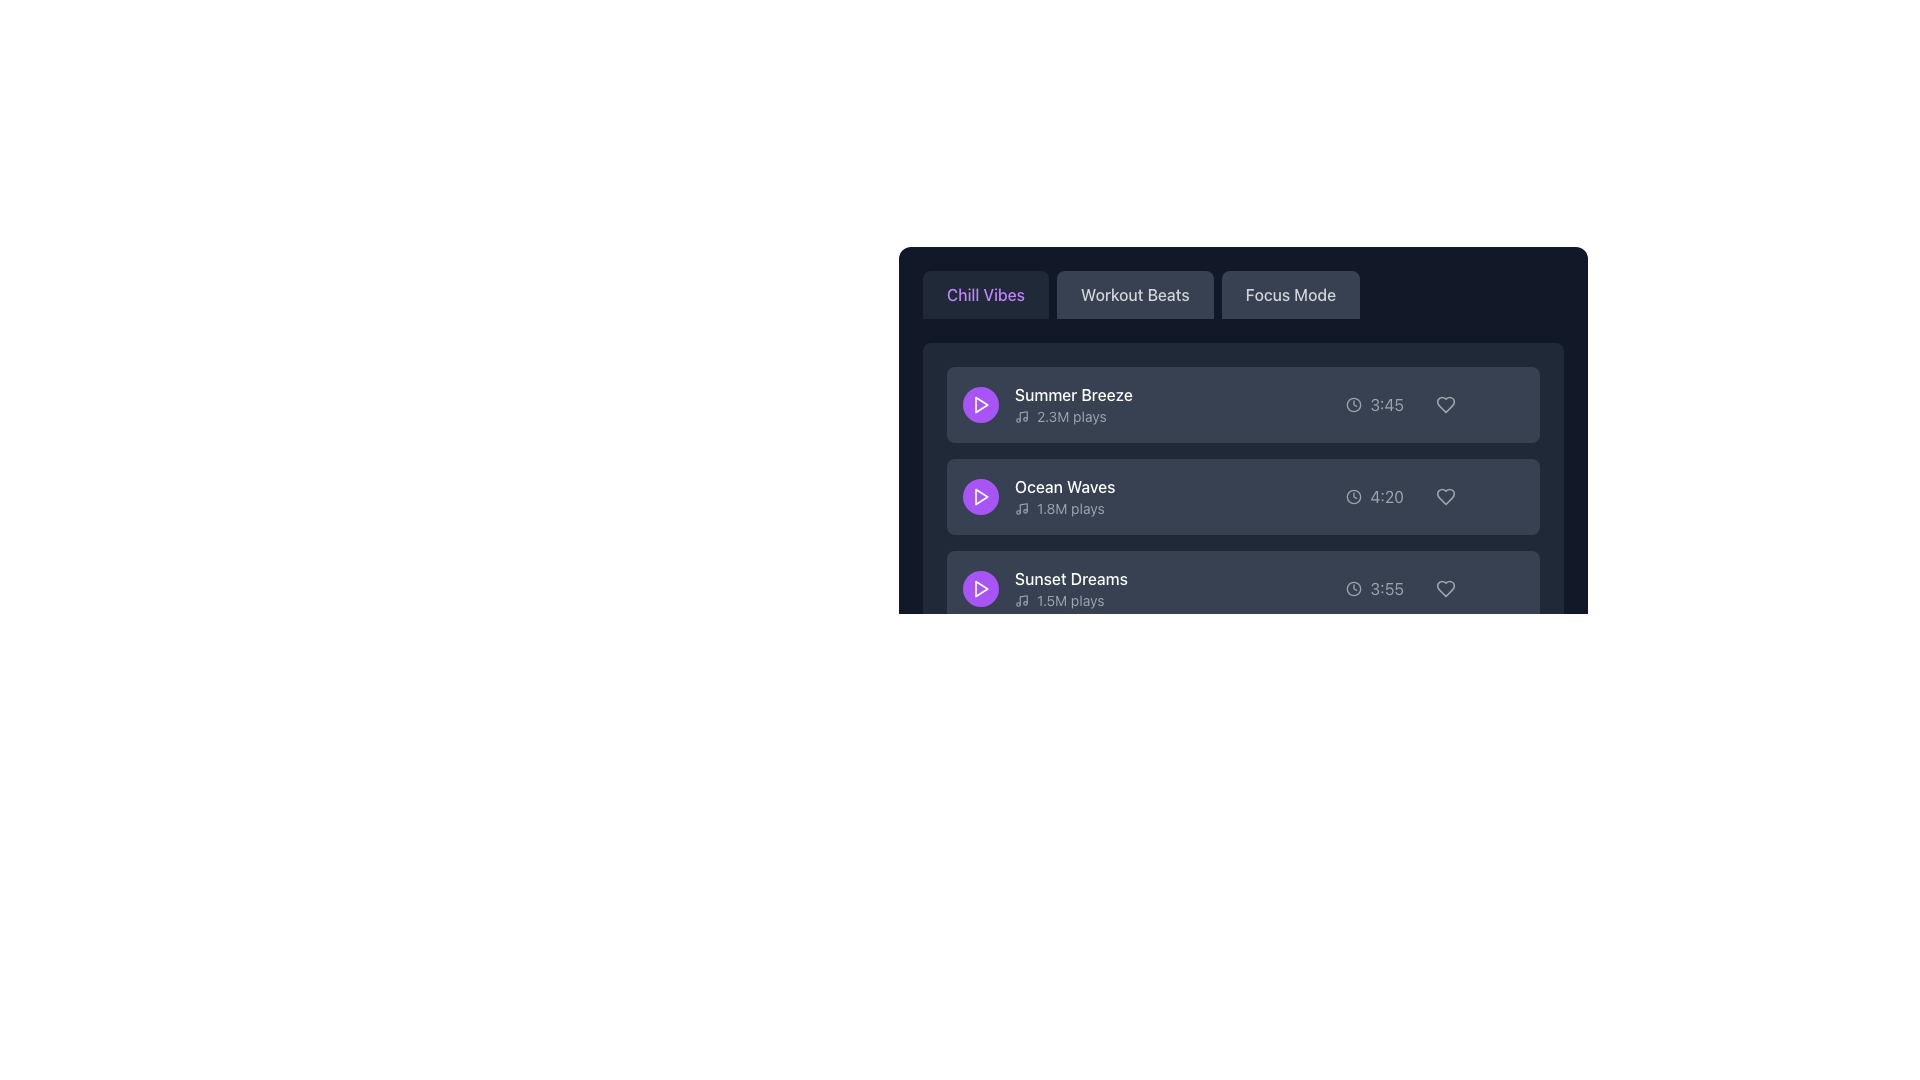 This screenshot has height=1080, width=1920. What do you see at coordinates (1069, 600) in the screenshot?
I see `the text label indicating the play count for the song 'Sunset Dreams', which is located directly below the song title in the third row of the list interface` at bounding box center [1069, 600].